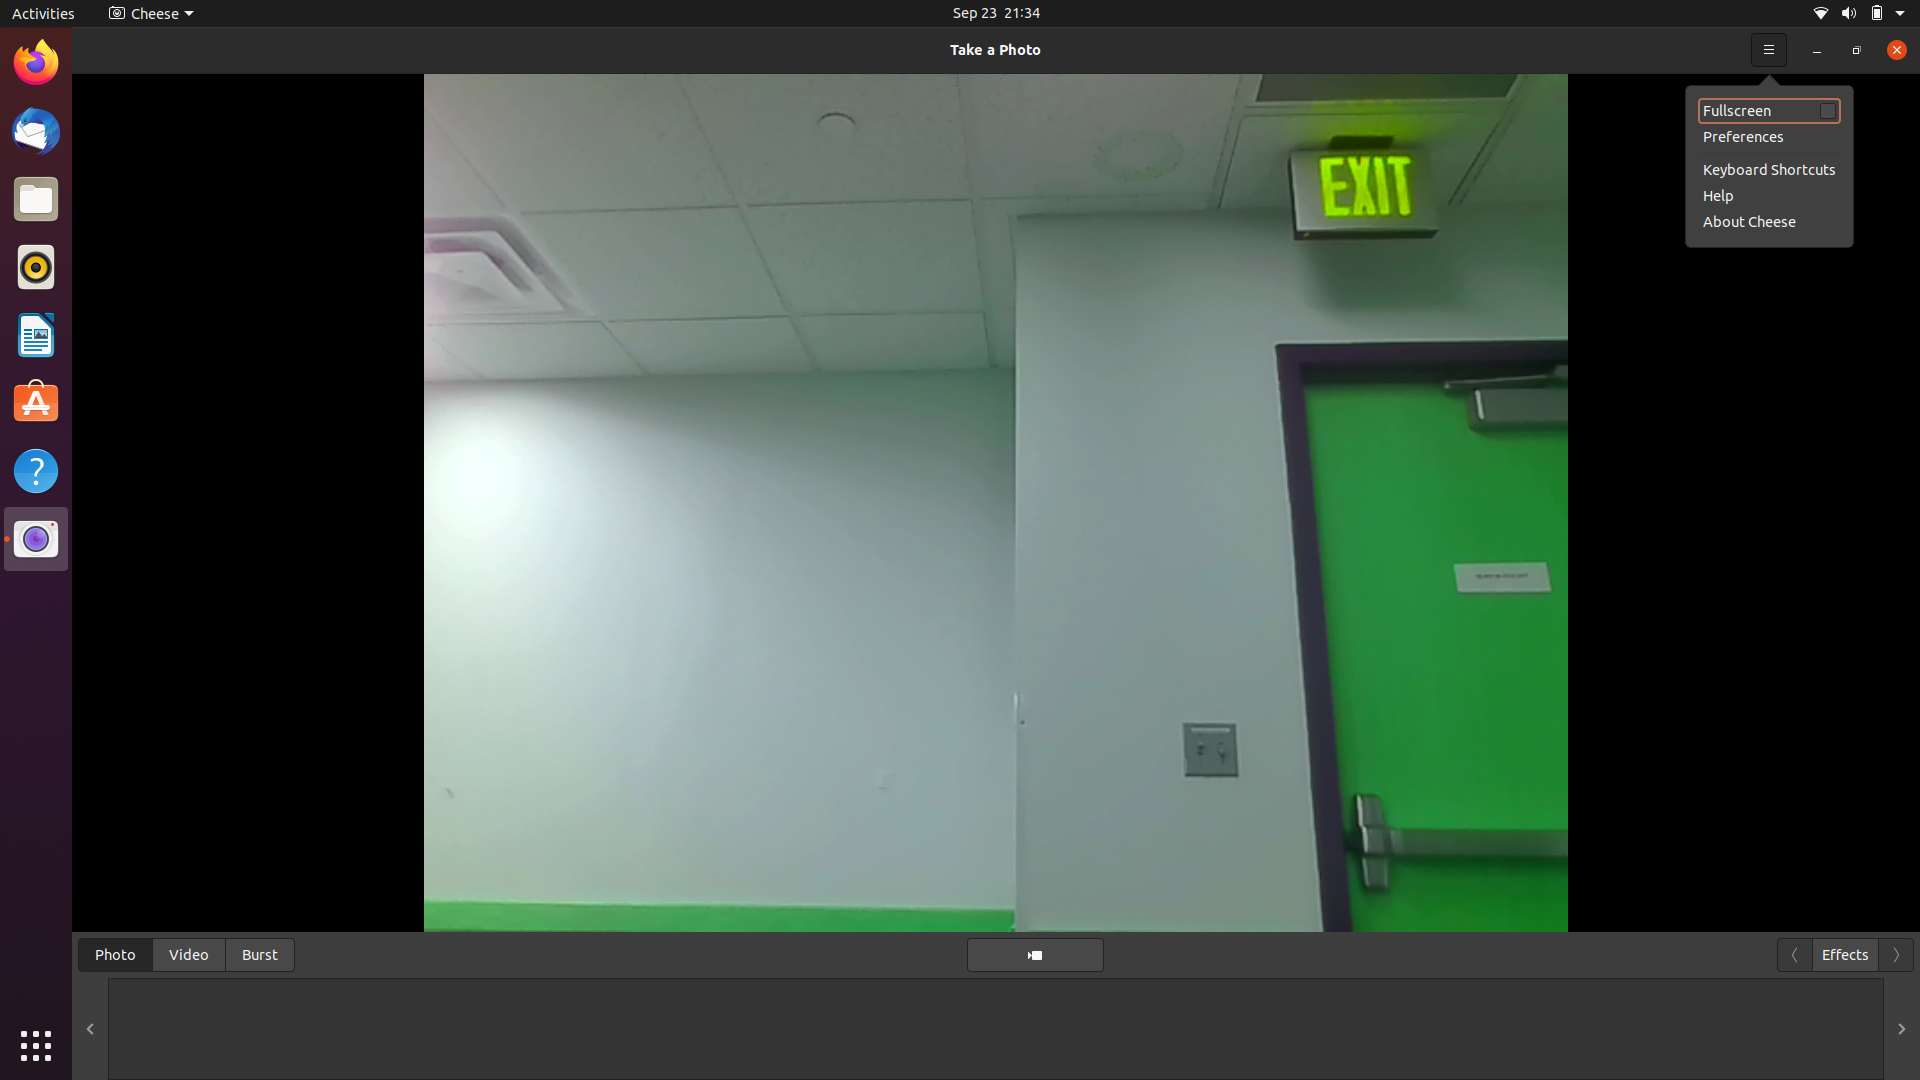 This screenshot has width=1920, height=1080. Describe the element at coordinates (188, 952) in the screenshot. I see `Browse through all recorded videos` at that location.